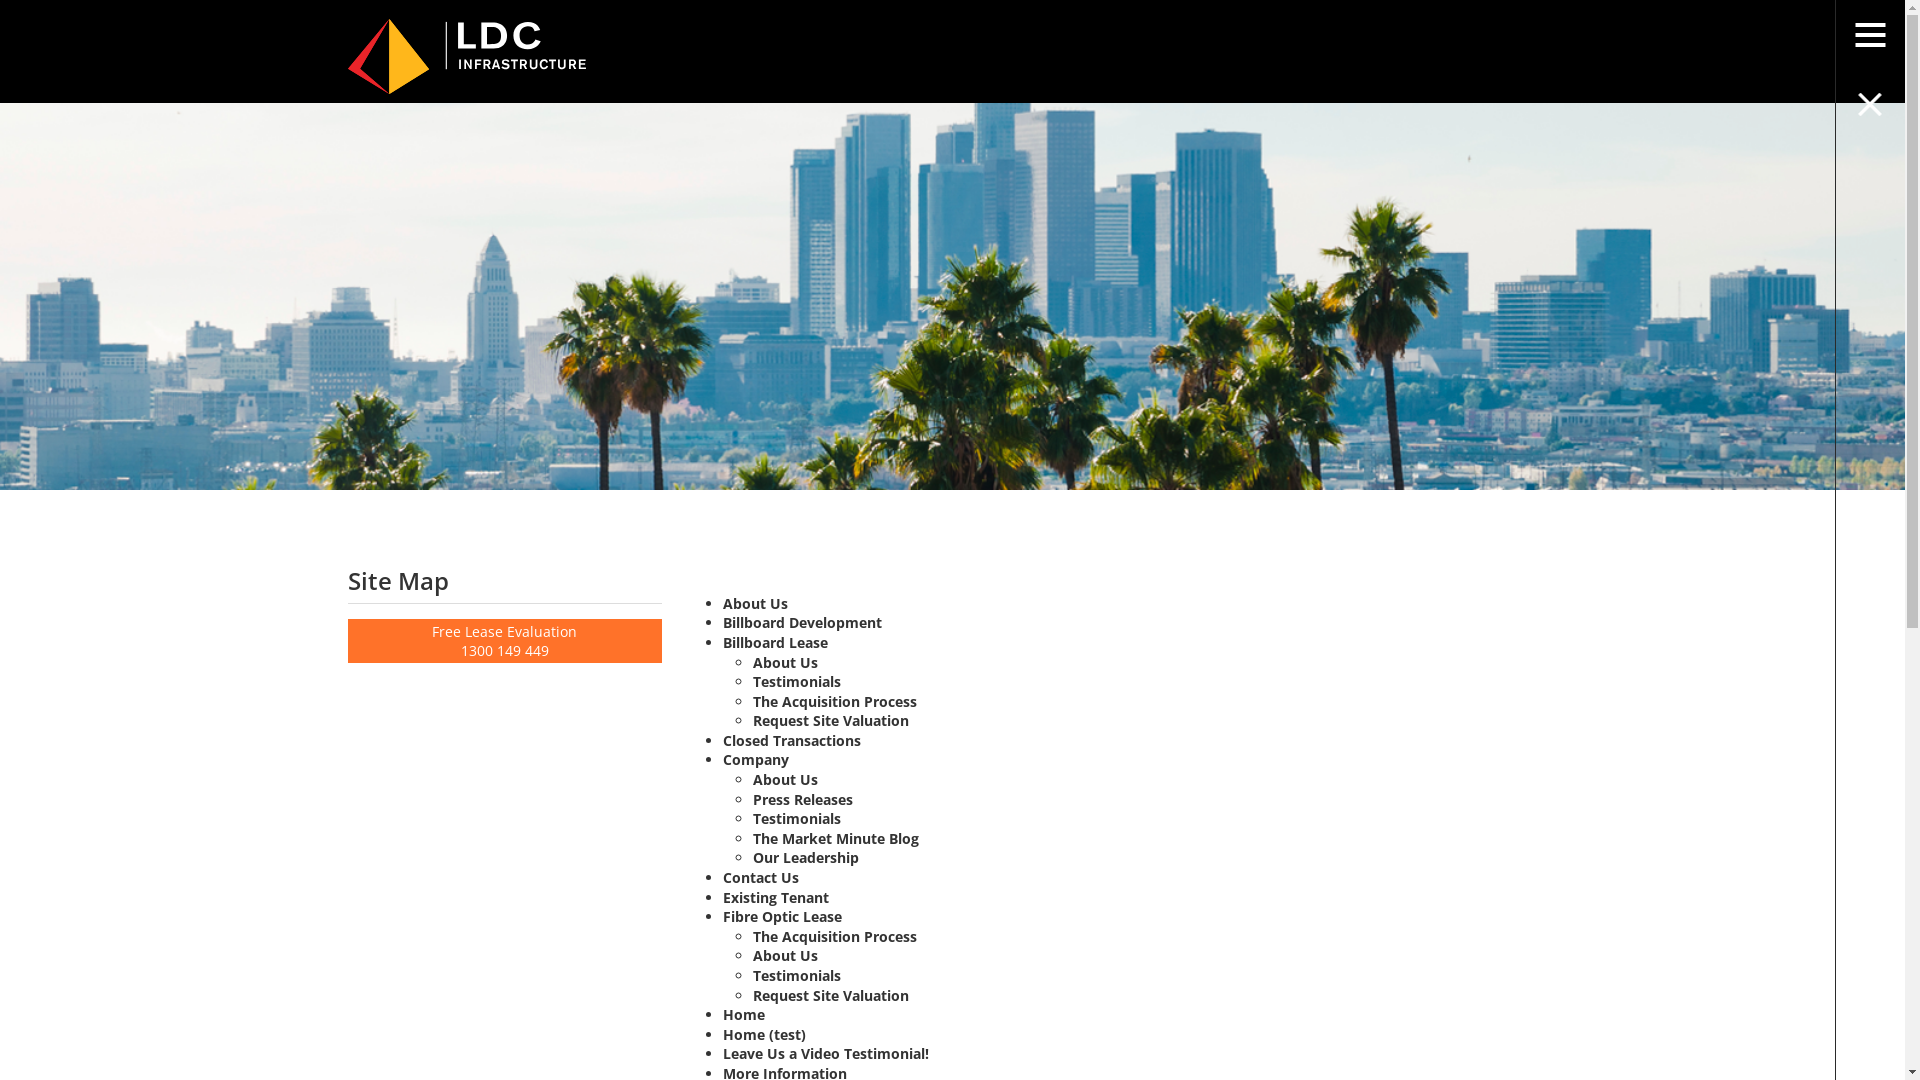  What do you see at coordinates (754, 602) in the screenshot?
I see `'About Us'` at bounding box center [754, 602].